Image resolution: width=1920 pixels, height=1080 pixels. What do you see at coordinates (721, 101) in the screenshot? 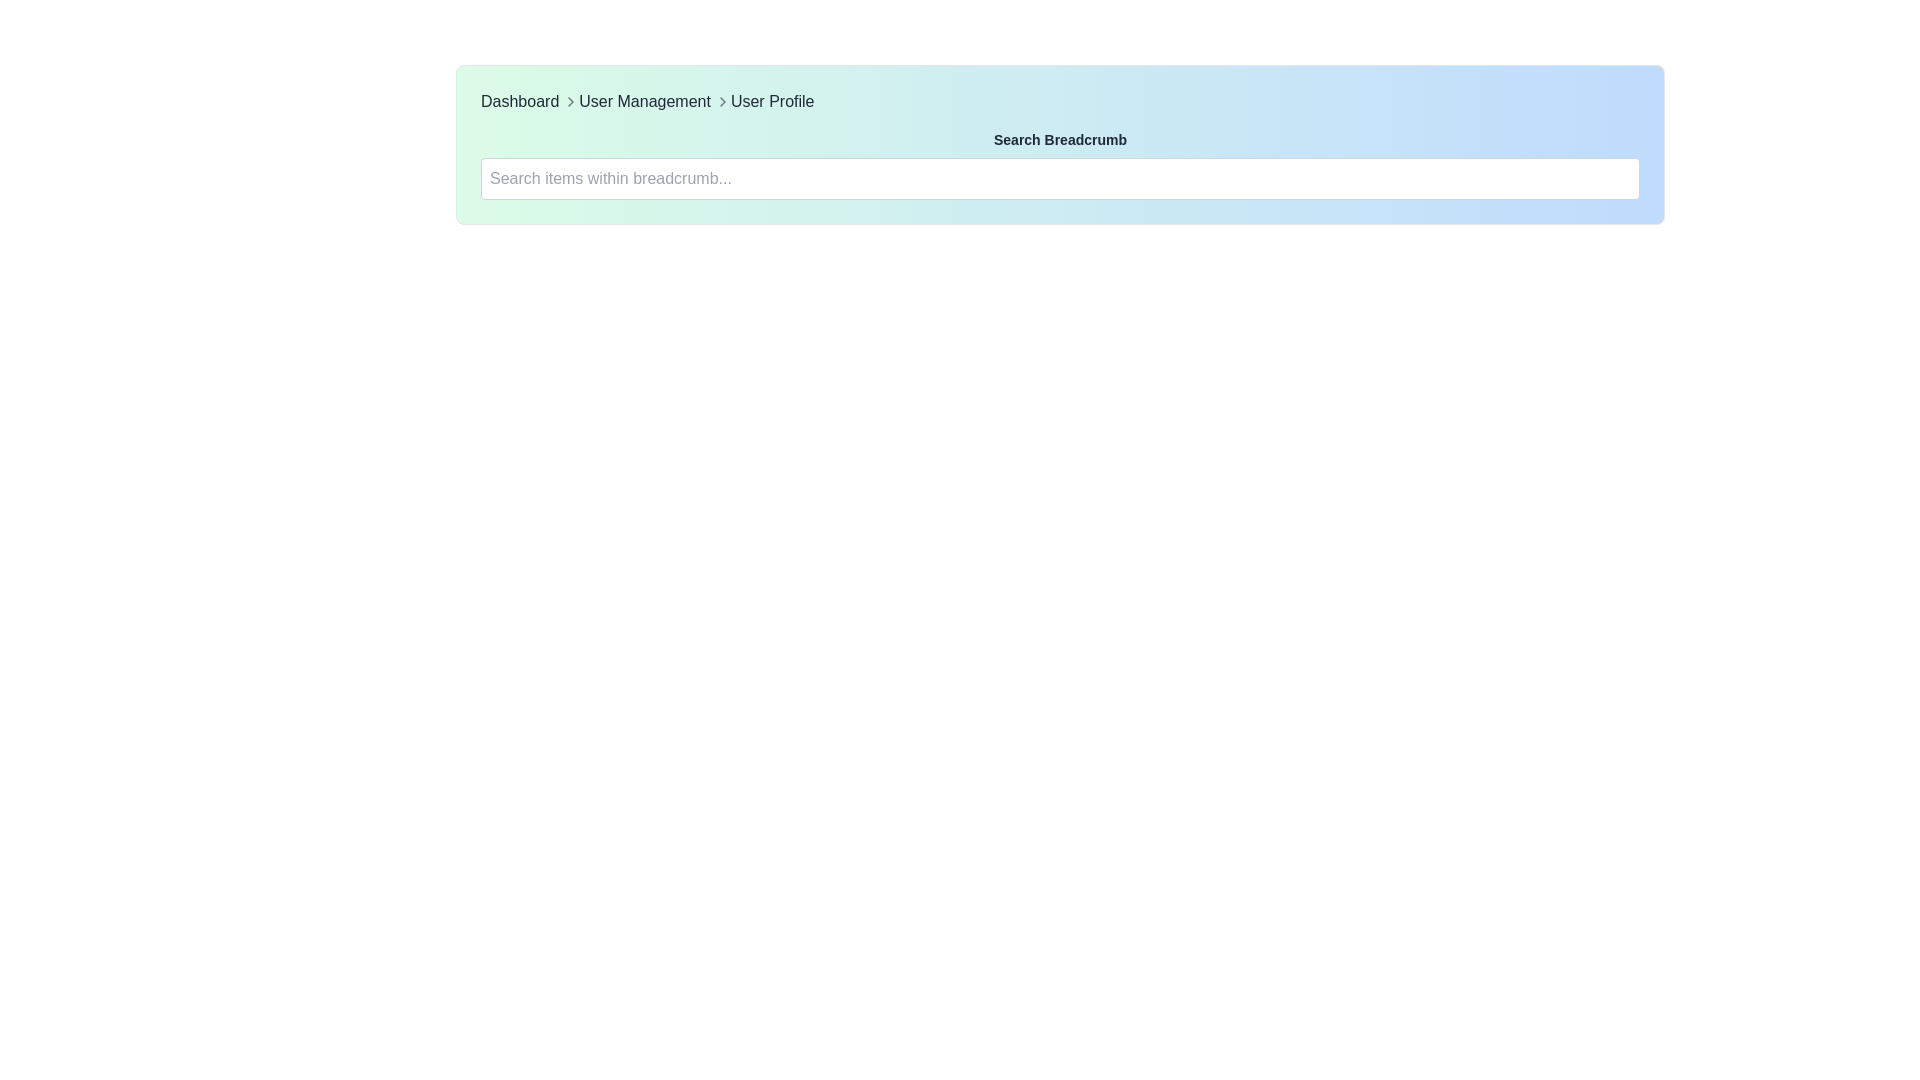
I see `the gray outline arrow icon in the breadcrumb navigation bar, positioned between 'User Management' and 'User Profile'` at bounding box center [721, 101].